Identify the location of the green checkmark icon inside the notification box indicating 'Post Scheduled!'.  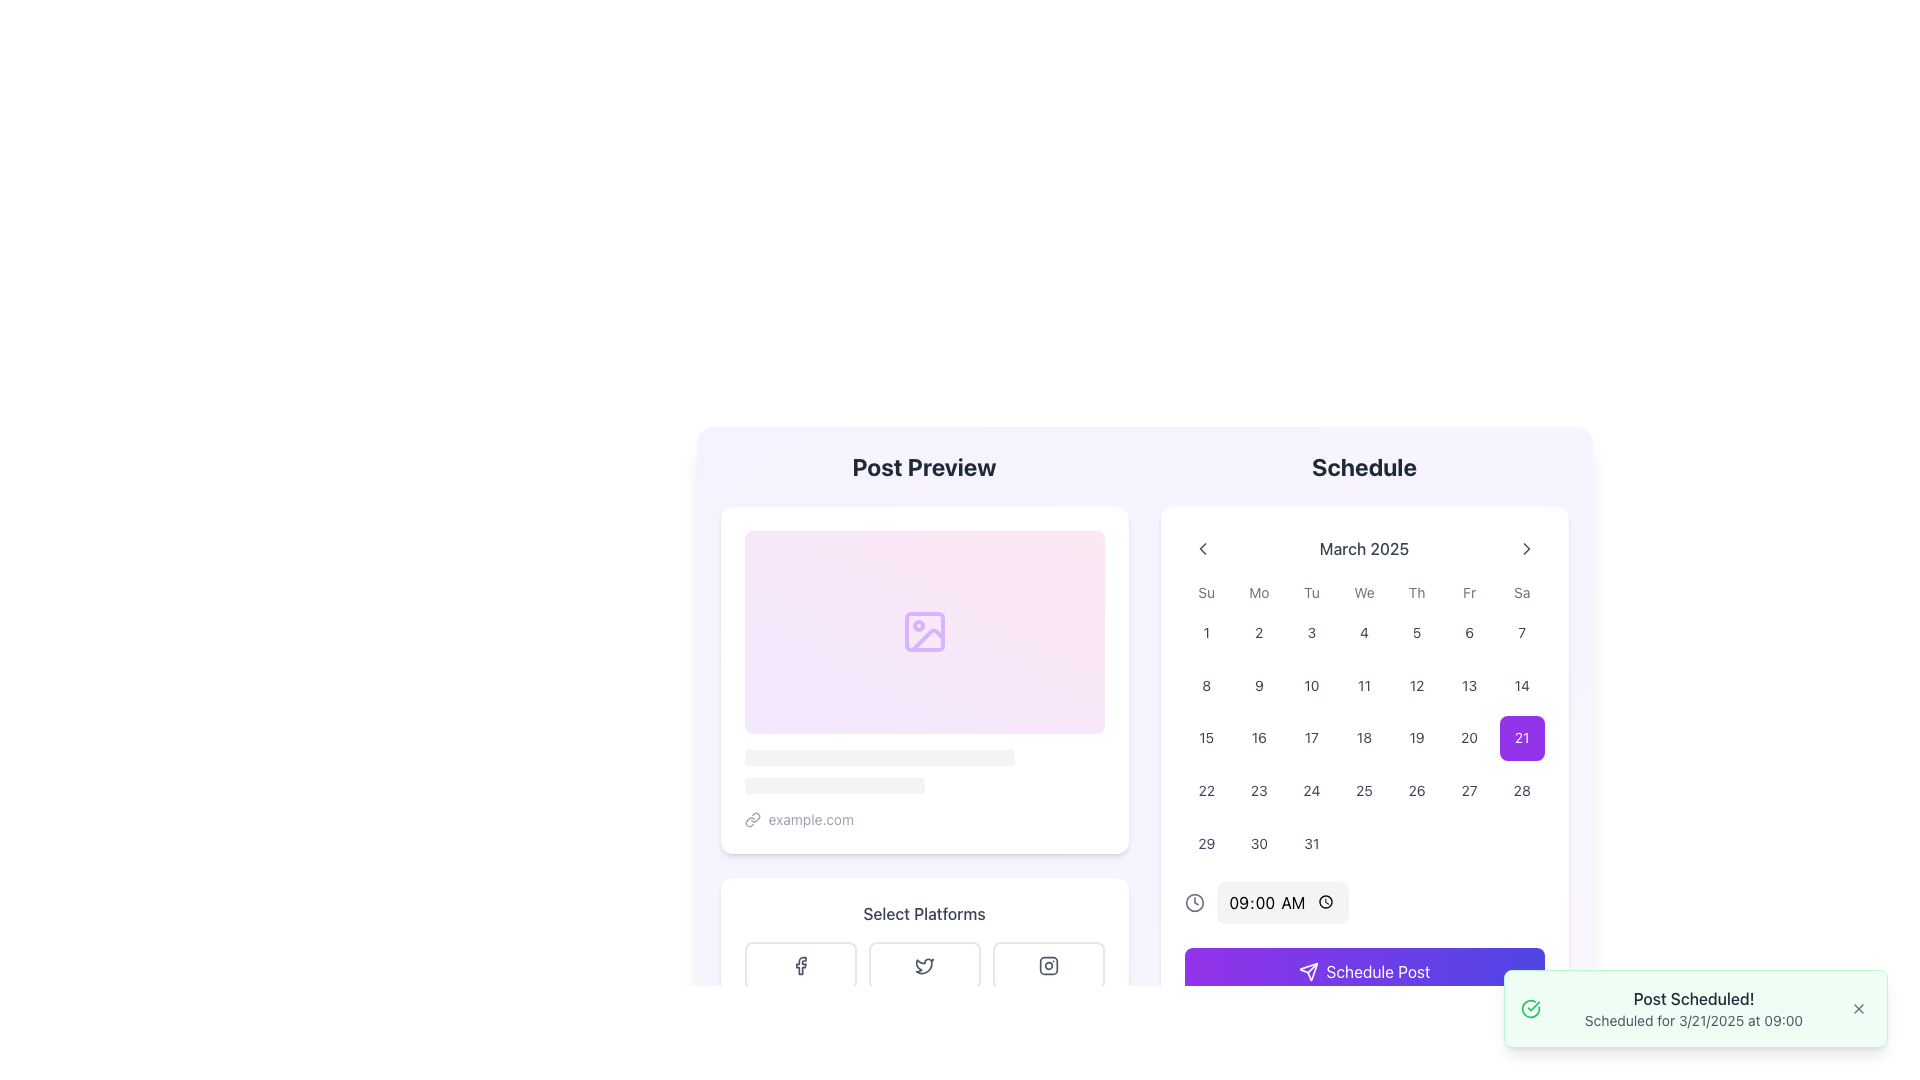
(1530, 1009).